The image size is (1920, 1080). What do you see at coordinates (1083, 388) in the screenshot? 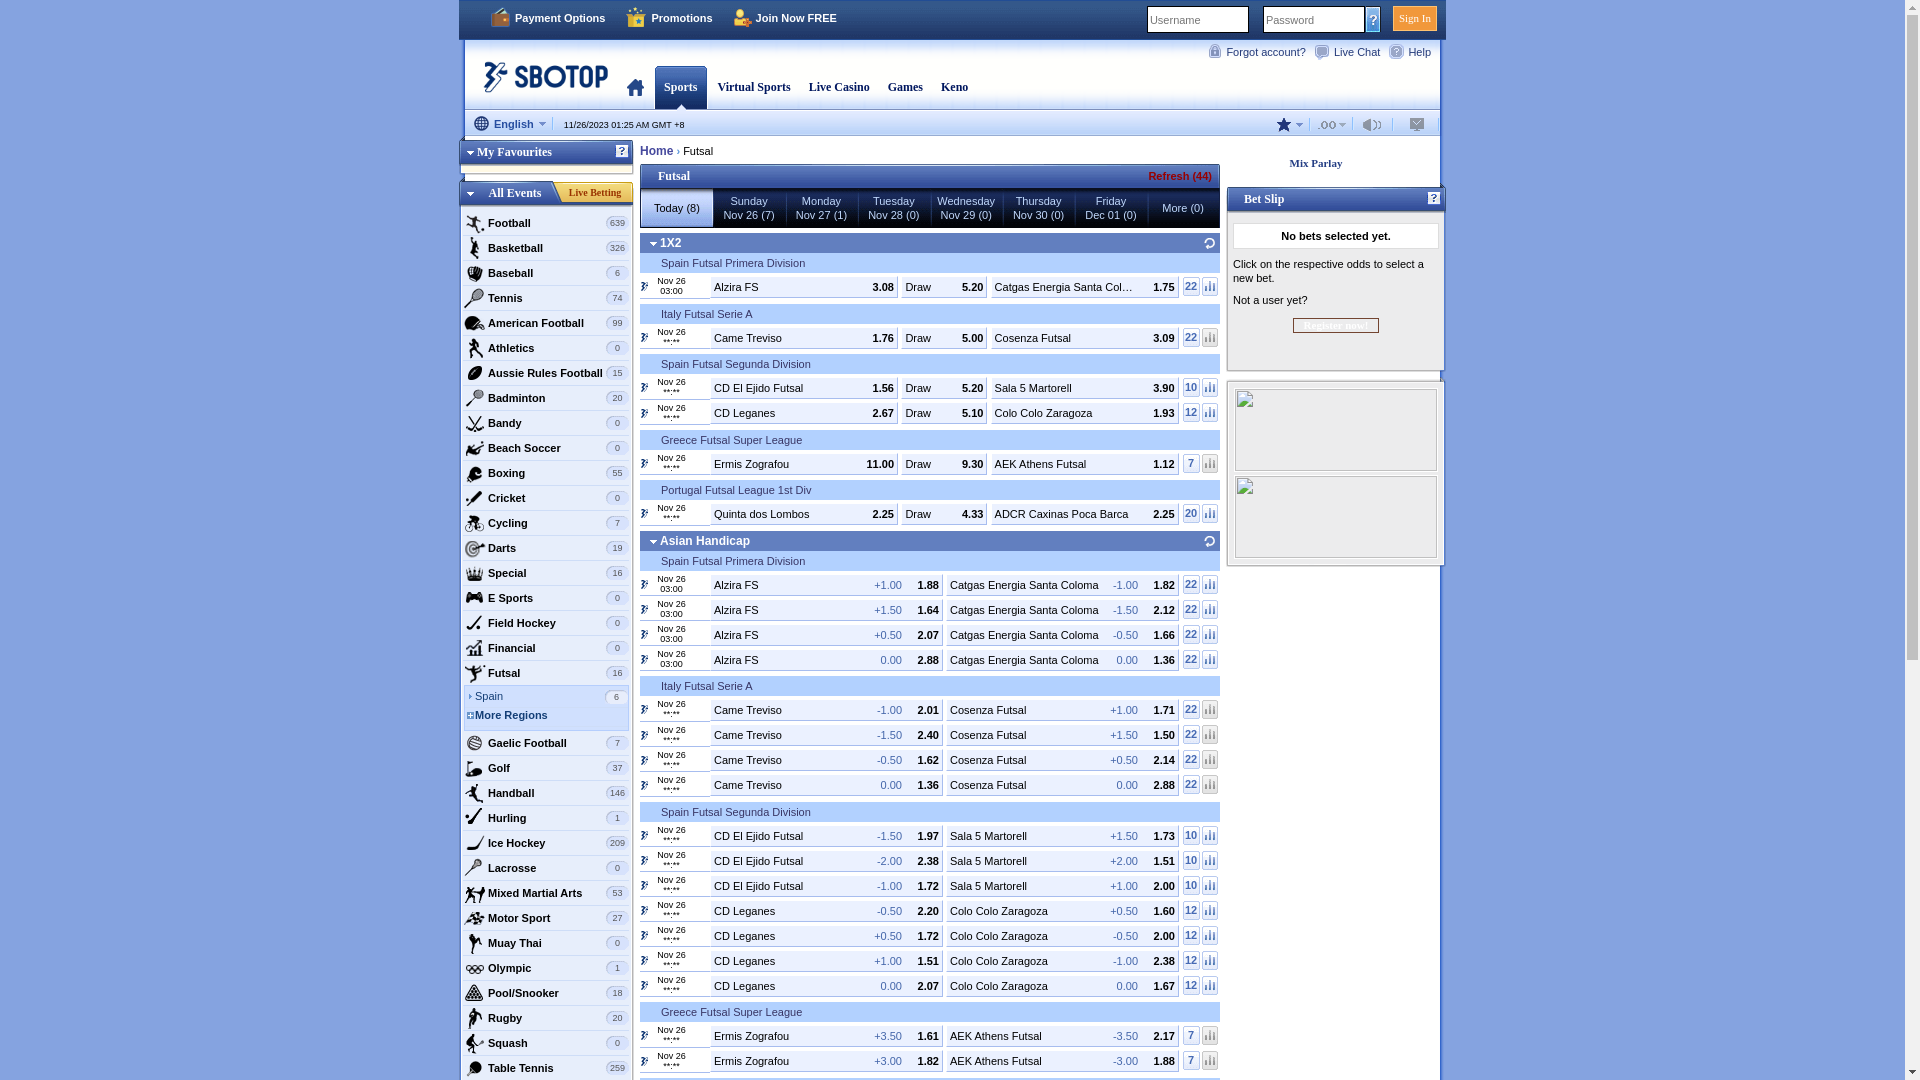
I see `'3.90` at bounding box center [1083, 388].